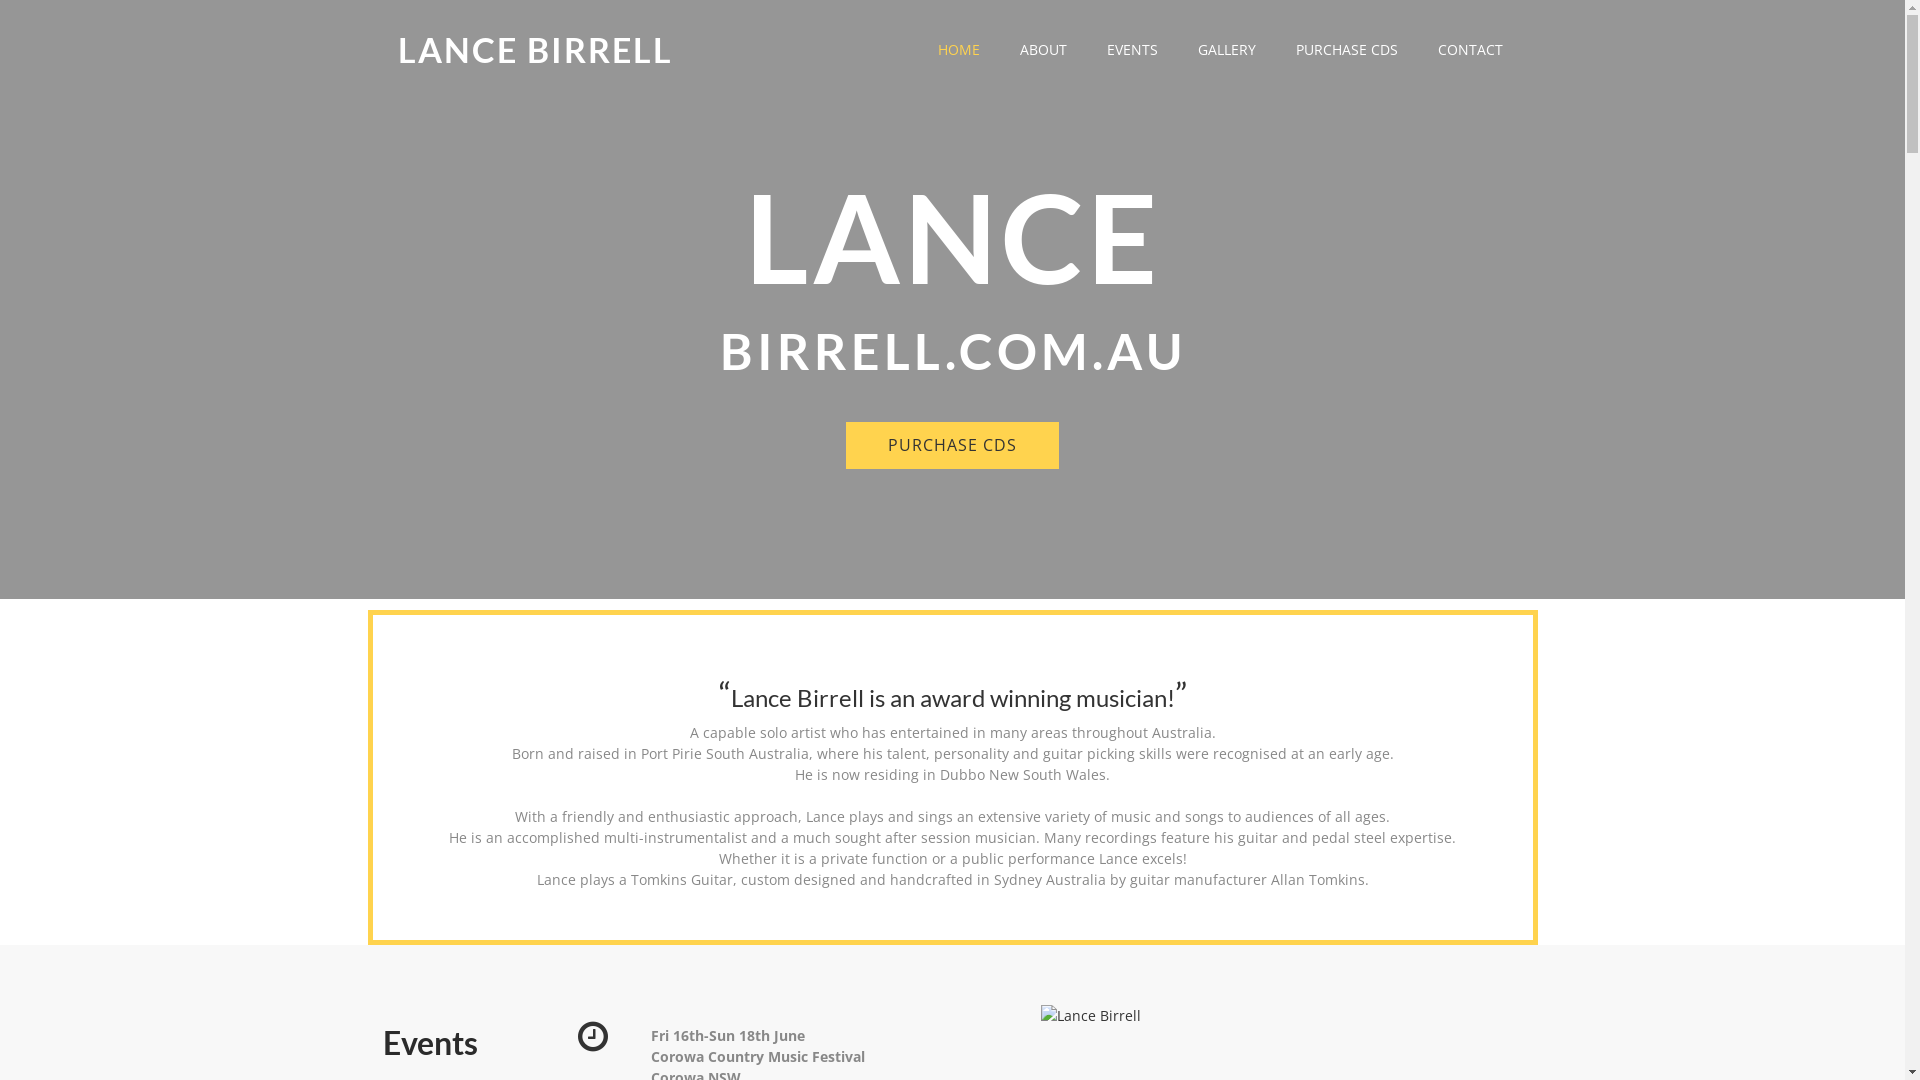 The height and width of the screenshot is (1080, 1920). I want to click on 'GALLERY', so click(1177, 49).